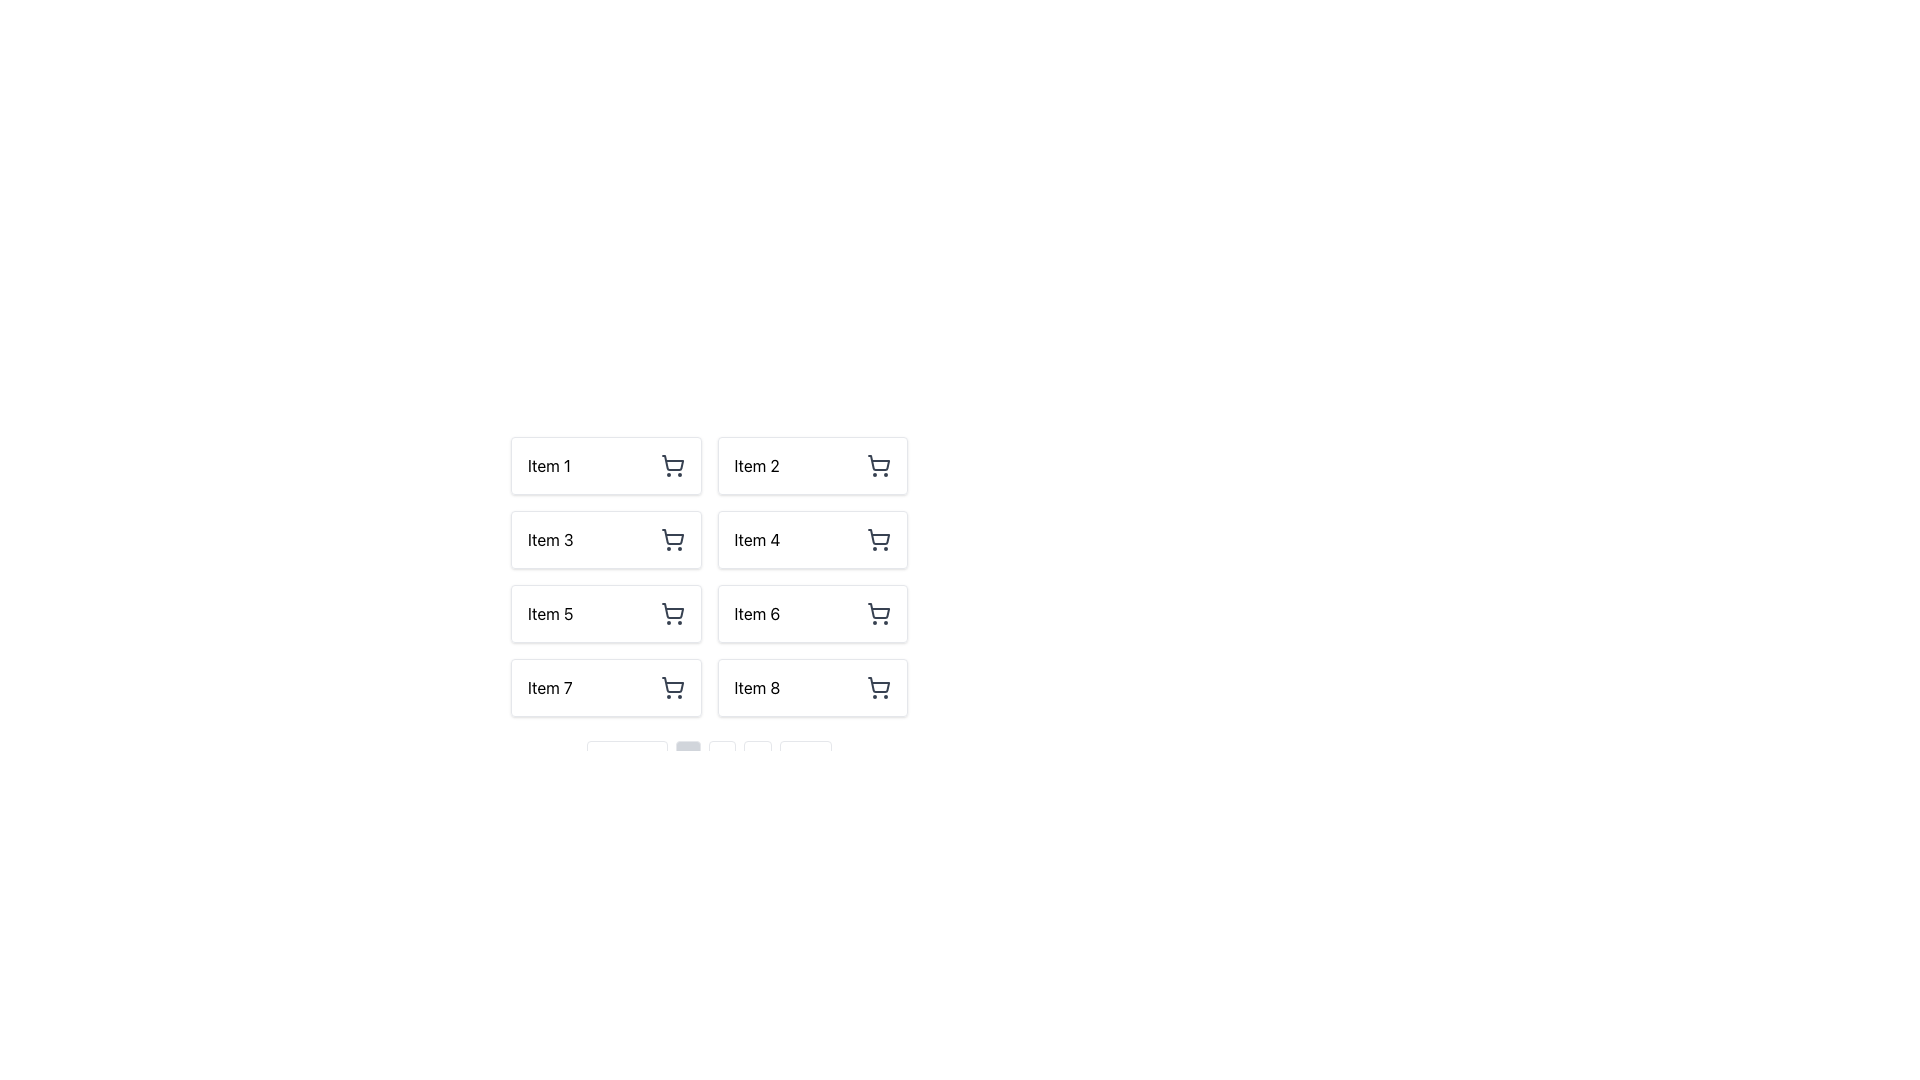 The width and height of the screenshot is (1920, 1080). I want to click on the interactive icon for 'Item 6', so click(878, 612).